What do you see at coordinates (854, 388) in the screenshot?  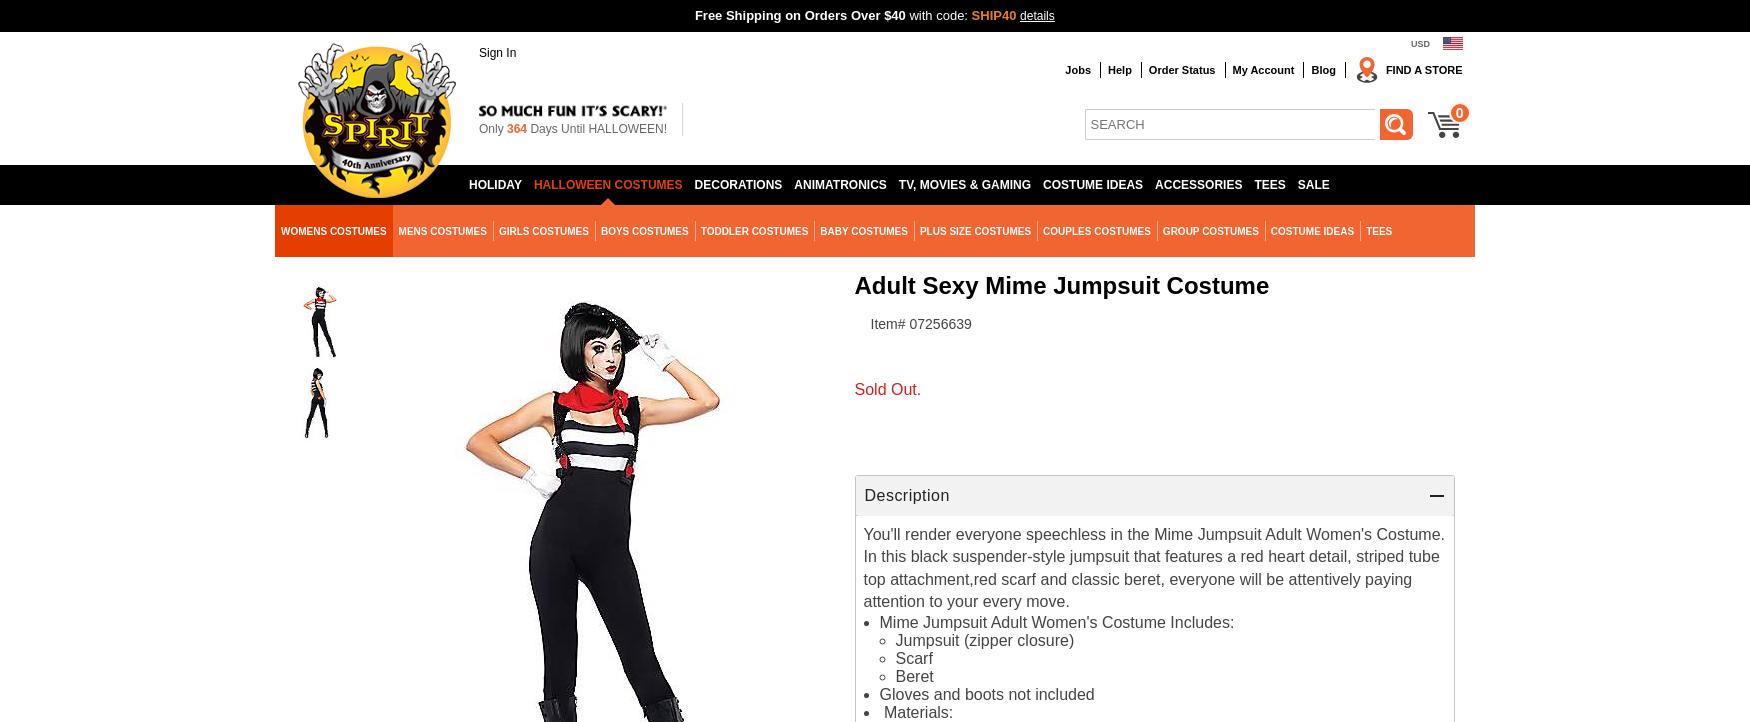 I see `'Sold Out.'` at bounding box center [854, 388].